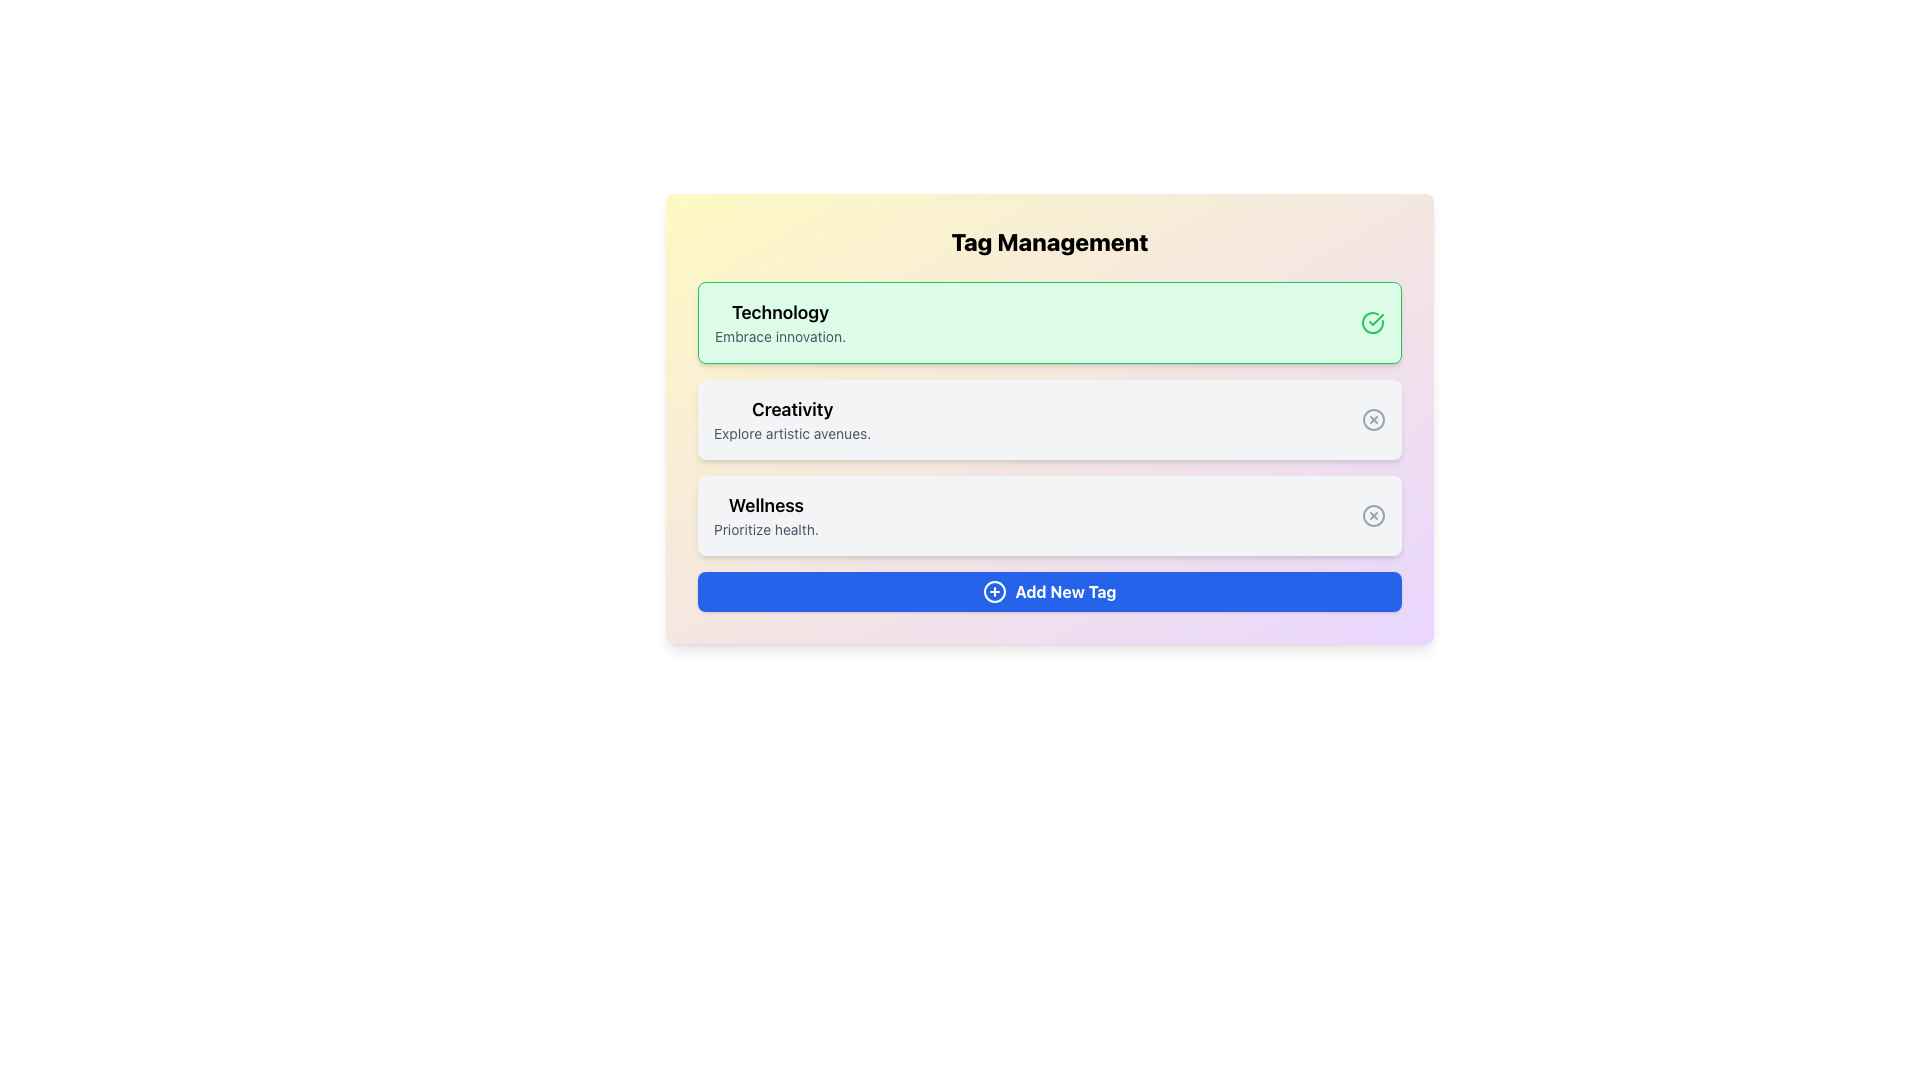  What do you see at coordinates (1371, 322) in the screenshot?
I see `the icon that indicates the selected state of the 'Technology' tag, located in the top section of the 'Tag Management' interface, to the far right of the 'Technology' tag bar with a green background` at bounding box center [1371, 322].